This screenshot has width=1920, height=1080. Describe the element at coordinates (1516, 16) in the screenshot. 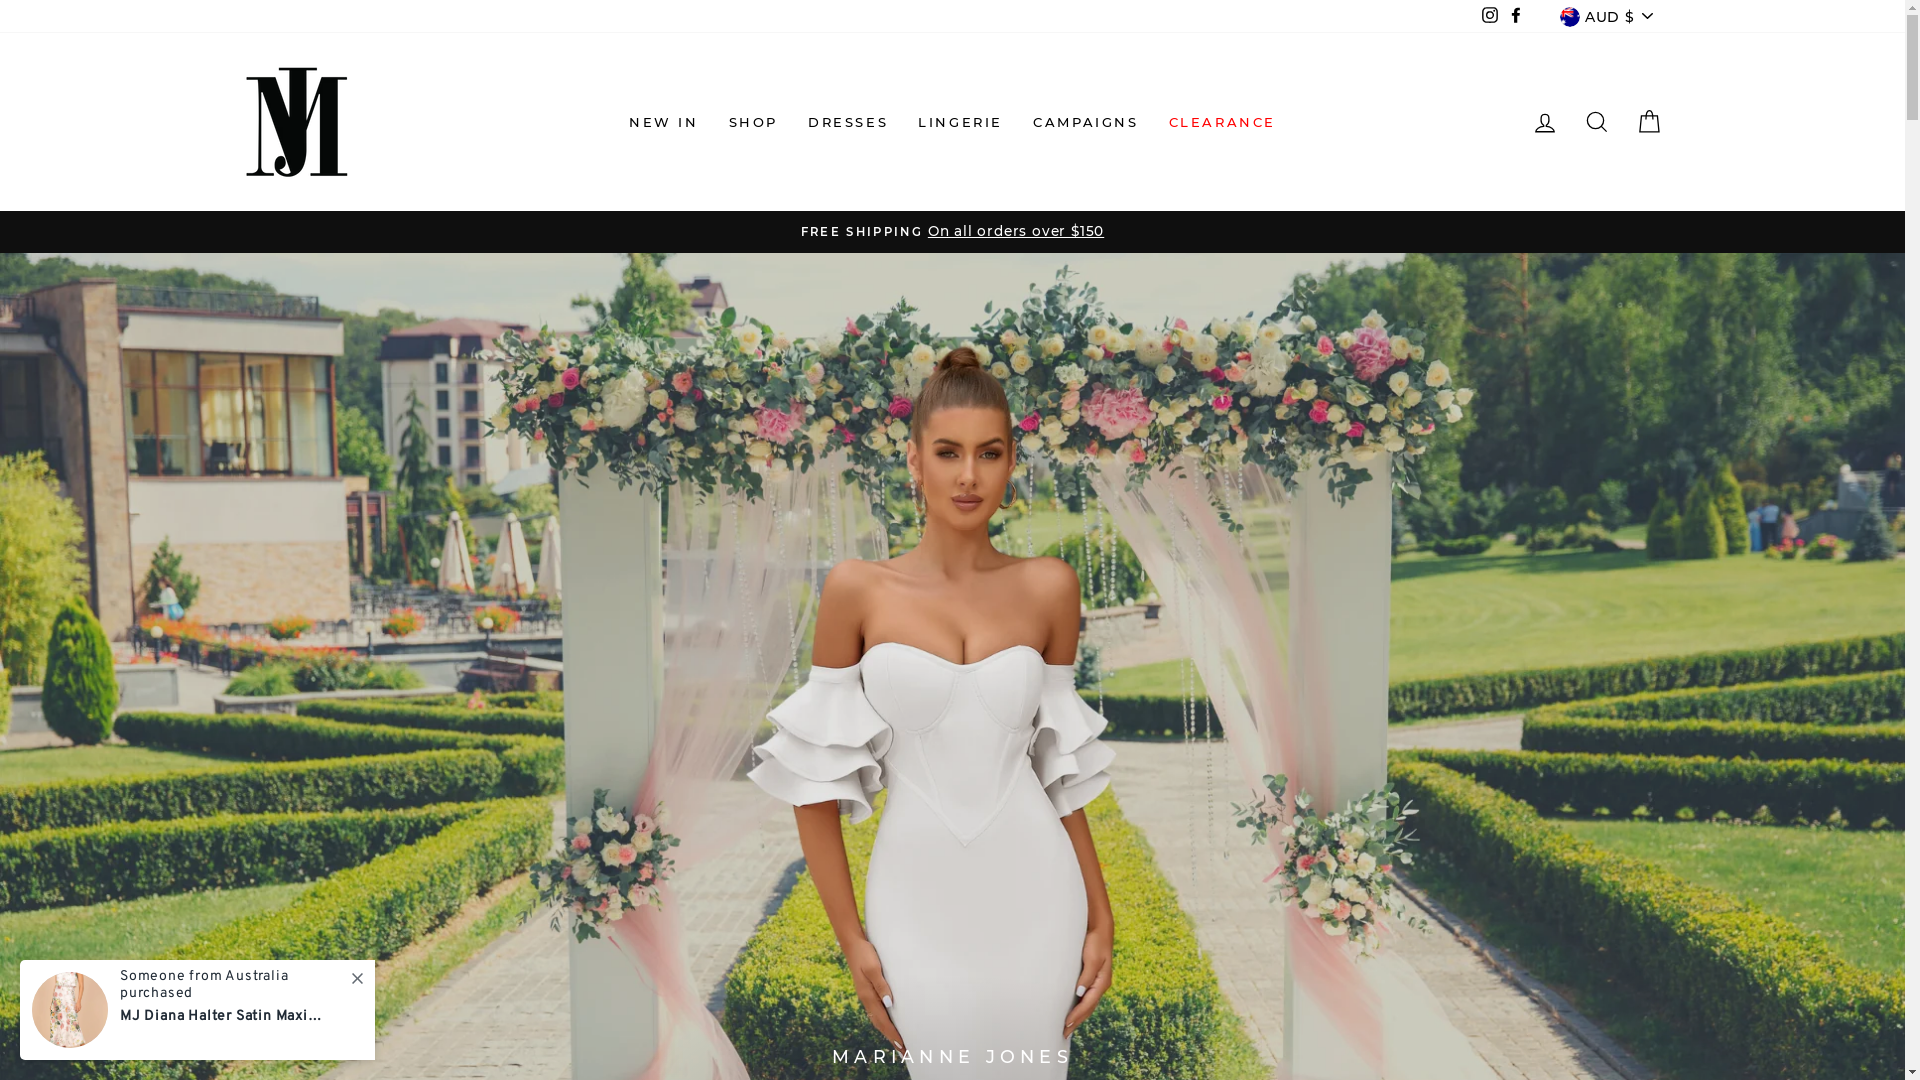

I see `'Facebook'` at that location.